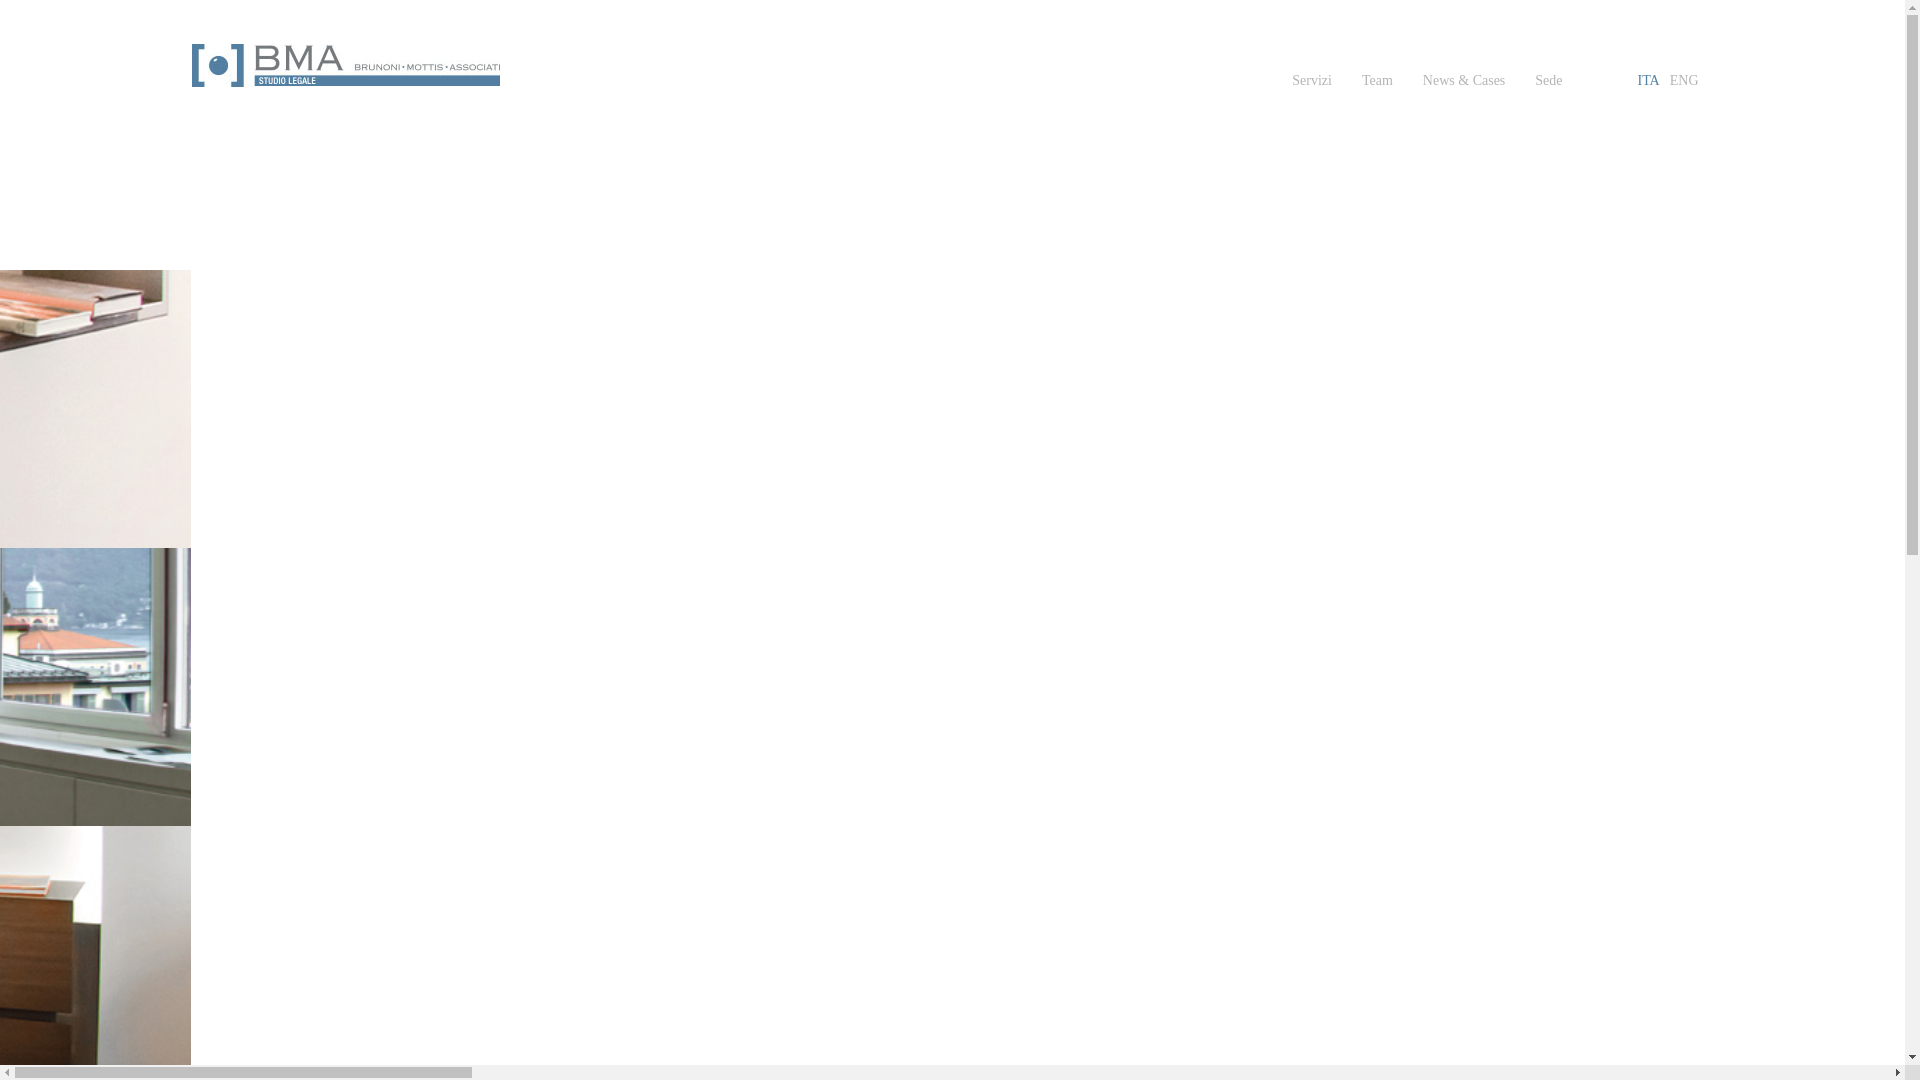  Describe the element at coordinates (1464, 80) in the screenshot. I see `'News & Cases'` at that location.